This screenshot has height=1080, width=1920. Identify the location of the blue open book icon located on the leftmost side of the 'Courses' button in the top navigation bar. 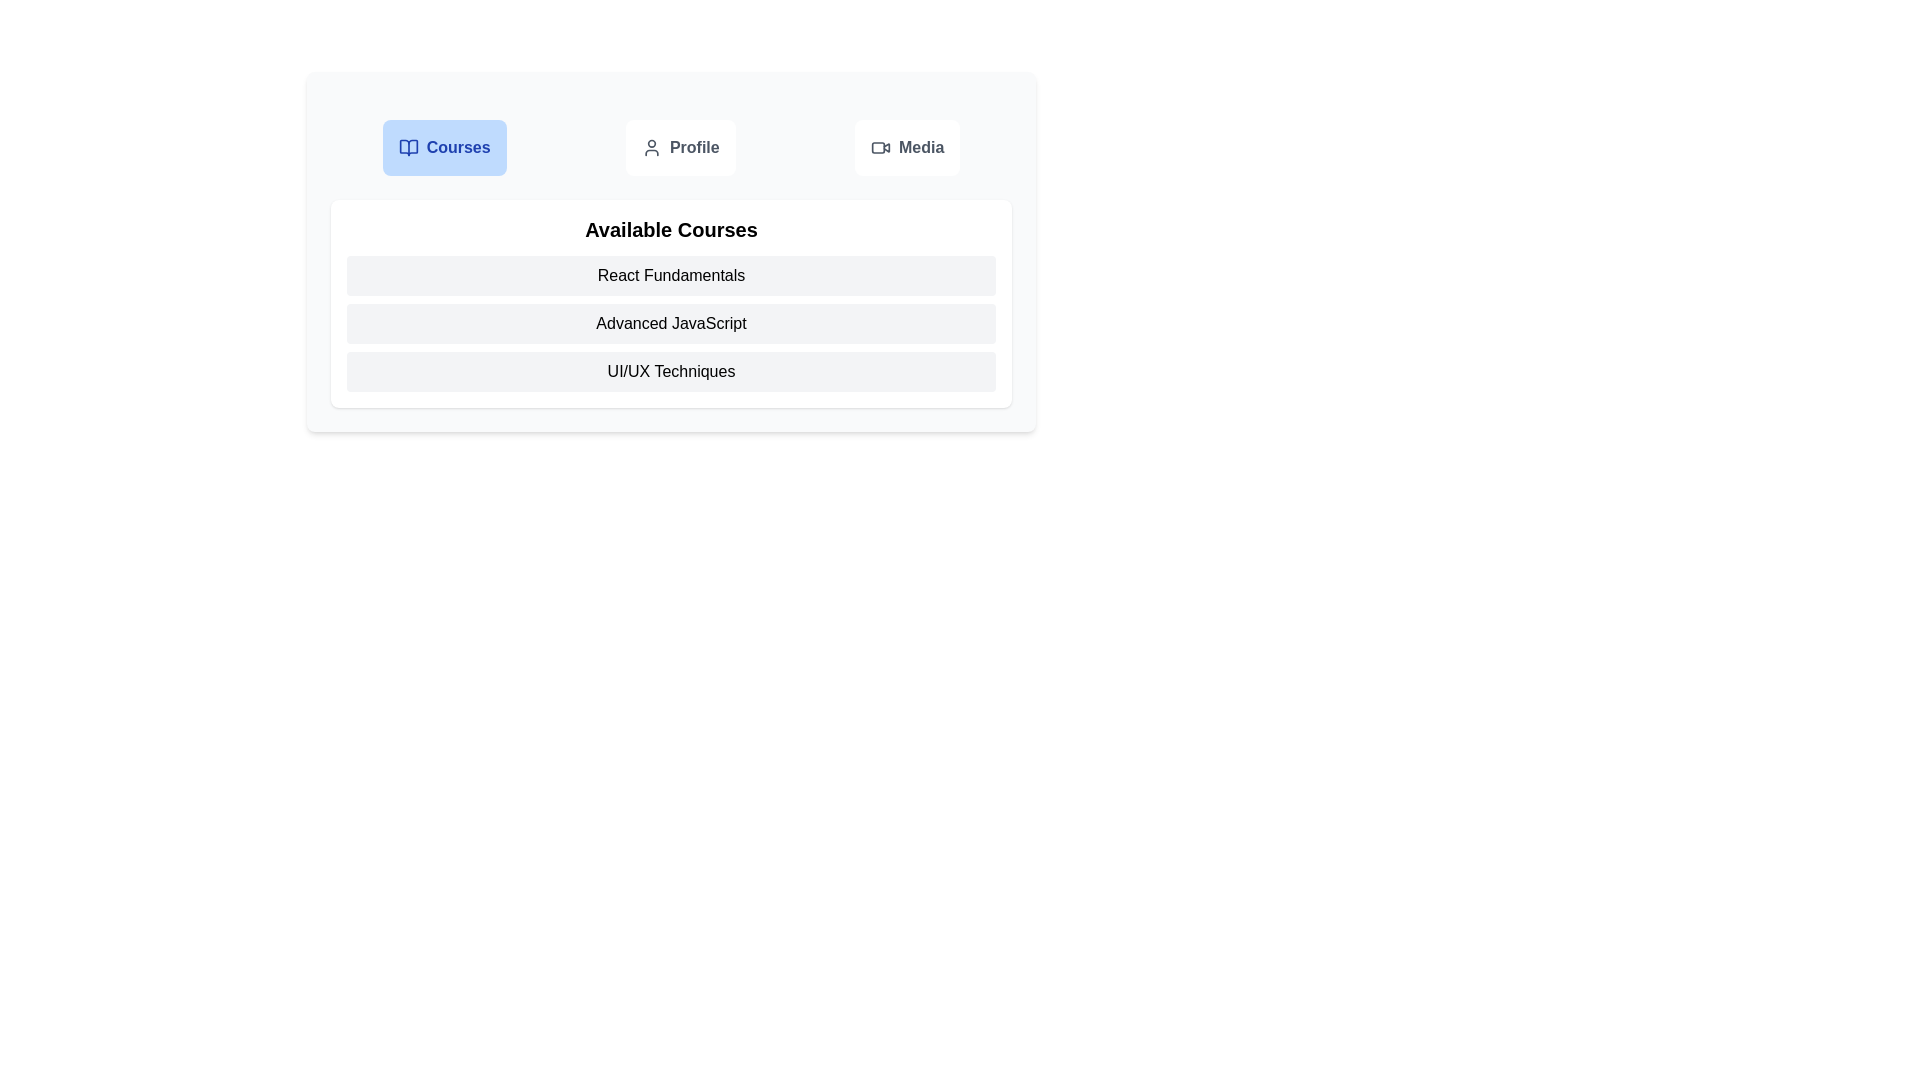
(407, 146).